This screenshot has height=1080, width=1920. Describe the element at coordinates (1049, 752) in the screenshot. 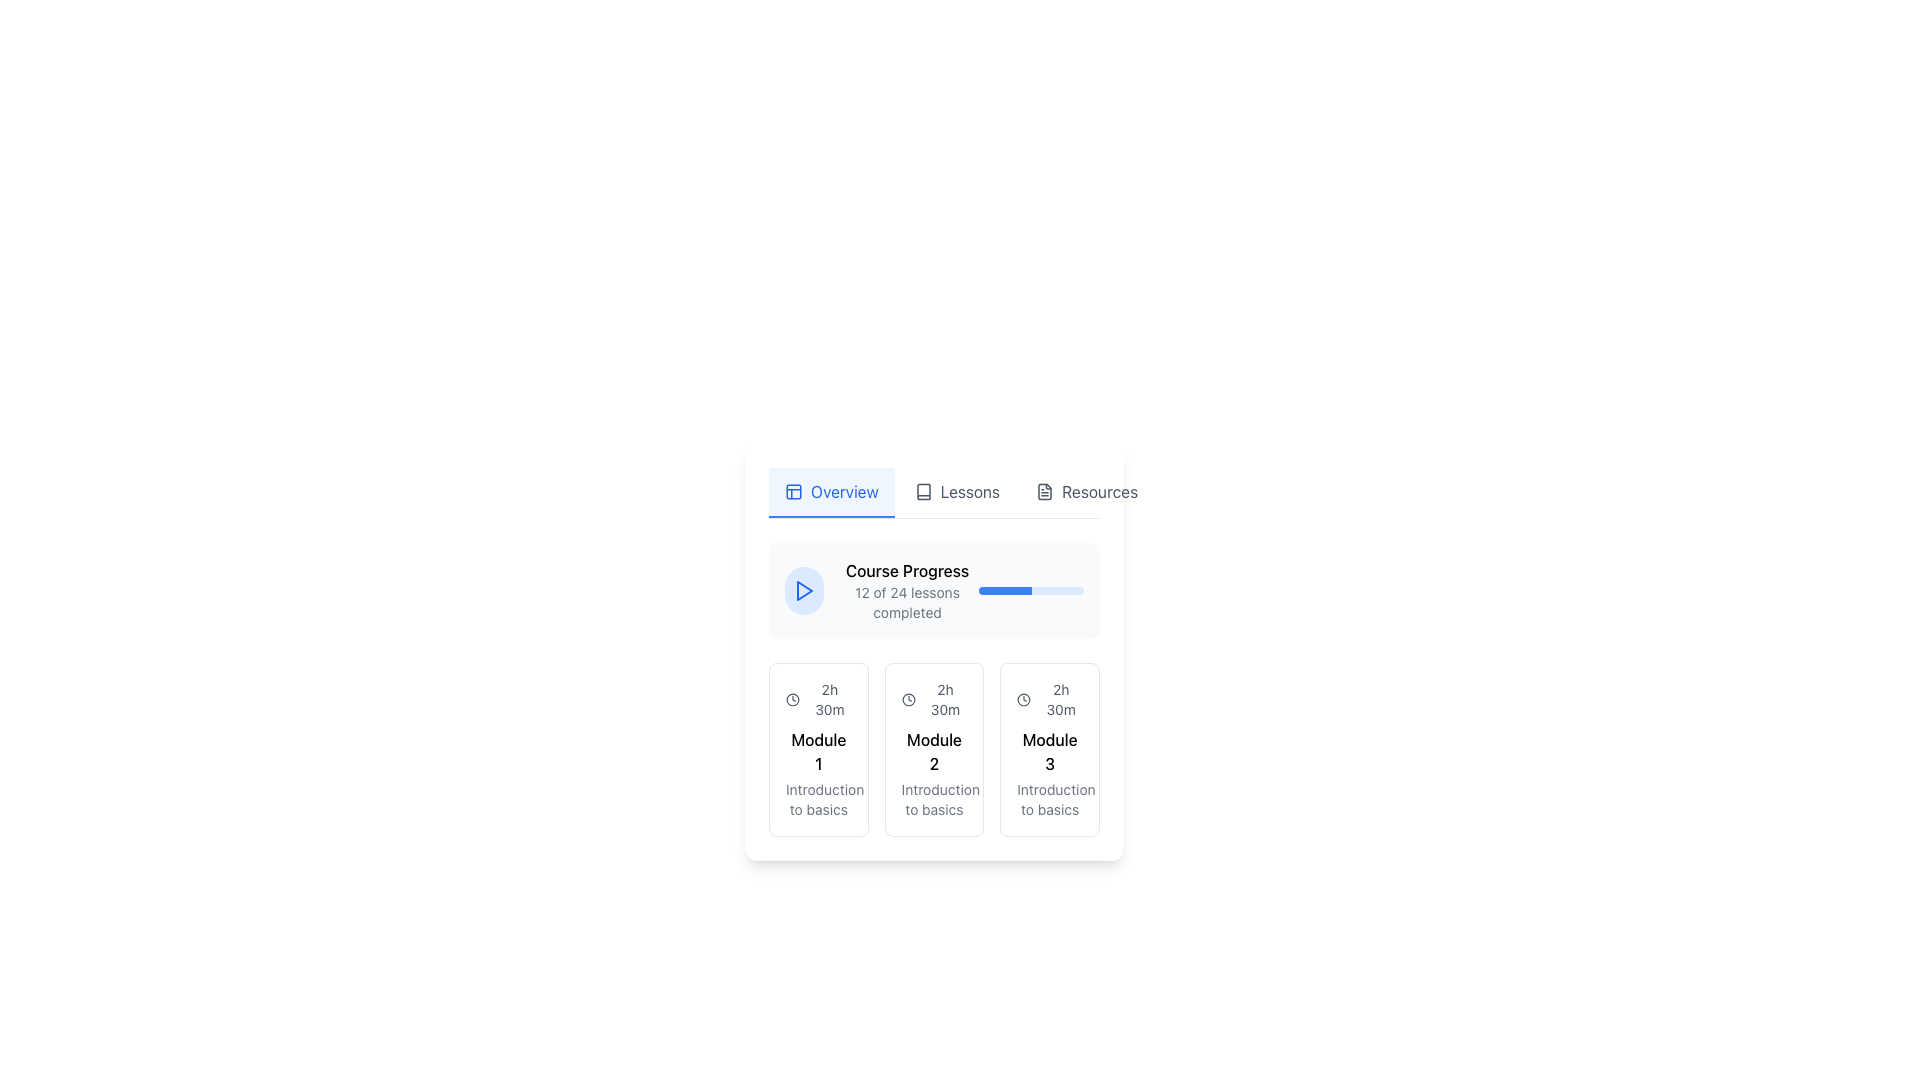

I see `the text label that denotes the title of the third course module, which is centrally aligned in its card structure, positioned below a clock icon and above the text 'Introduction to basics'` at that location.